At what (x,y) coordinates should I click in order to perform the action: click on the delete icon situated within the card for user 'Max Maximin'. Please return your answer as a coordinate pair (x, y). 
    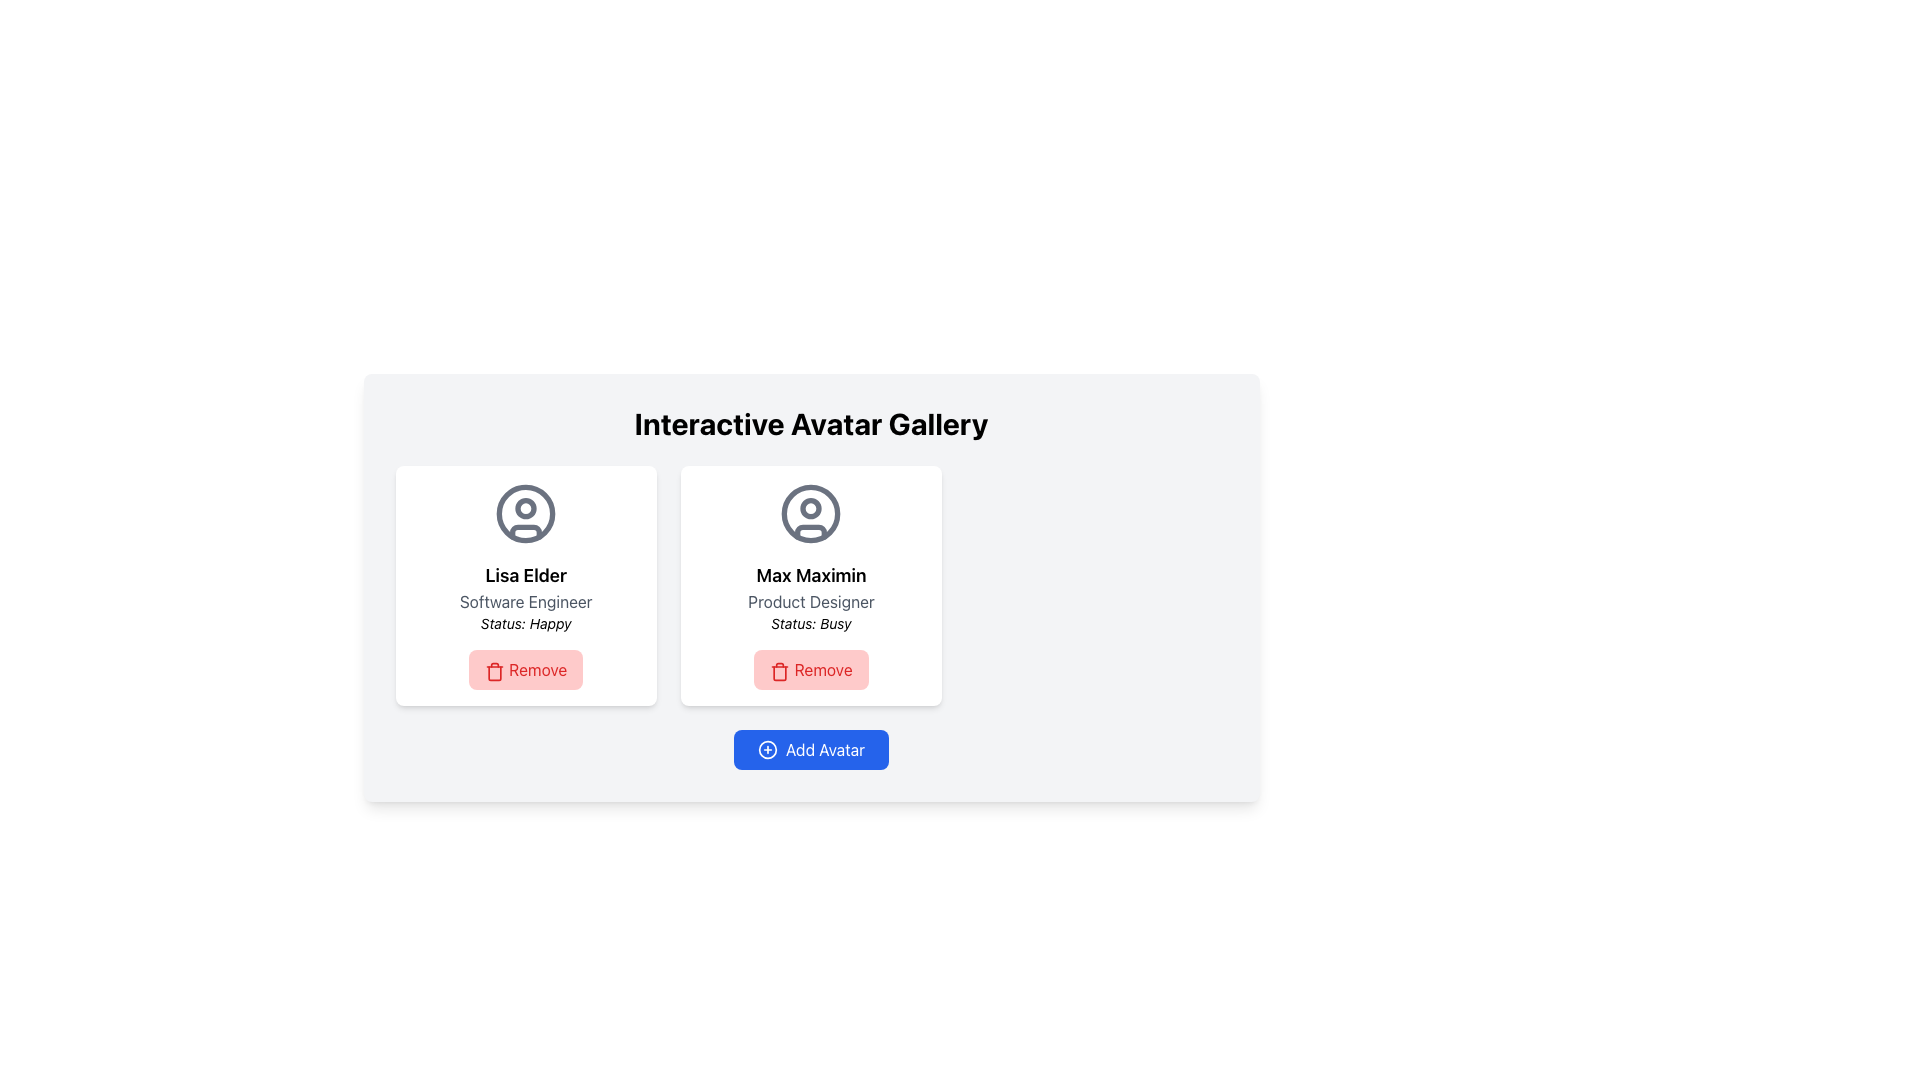
    Looking at the image, I should click on (779, 673).